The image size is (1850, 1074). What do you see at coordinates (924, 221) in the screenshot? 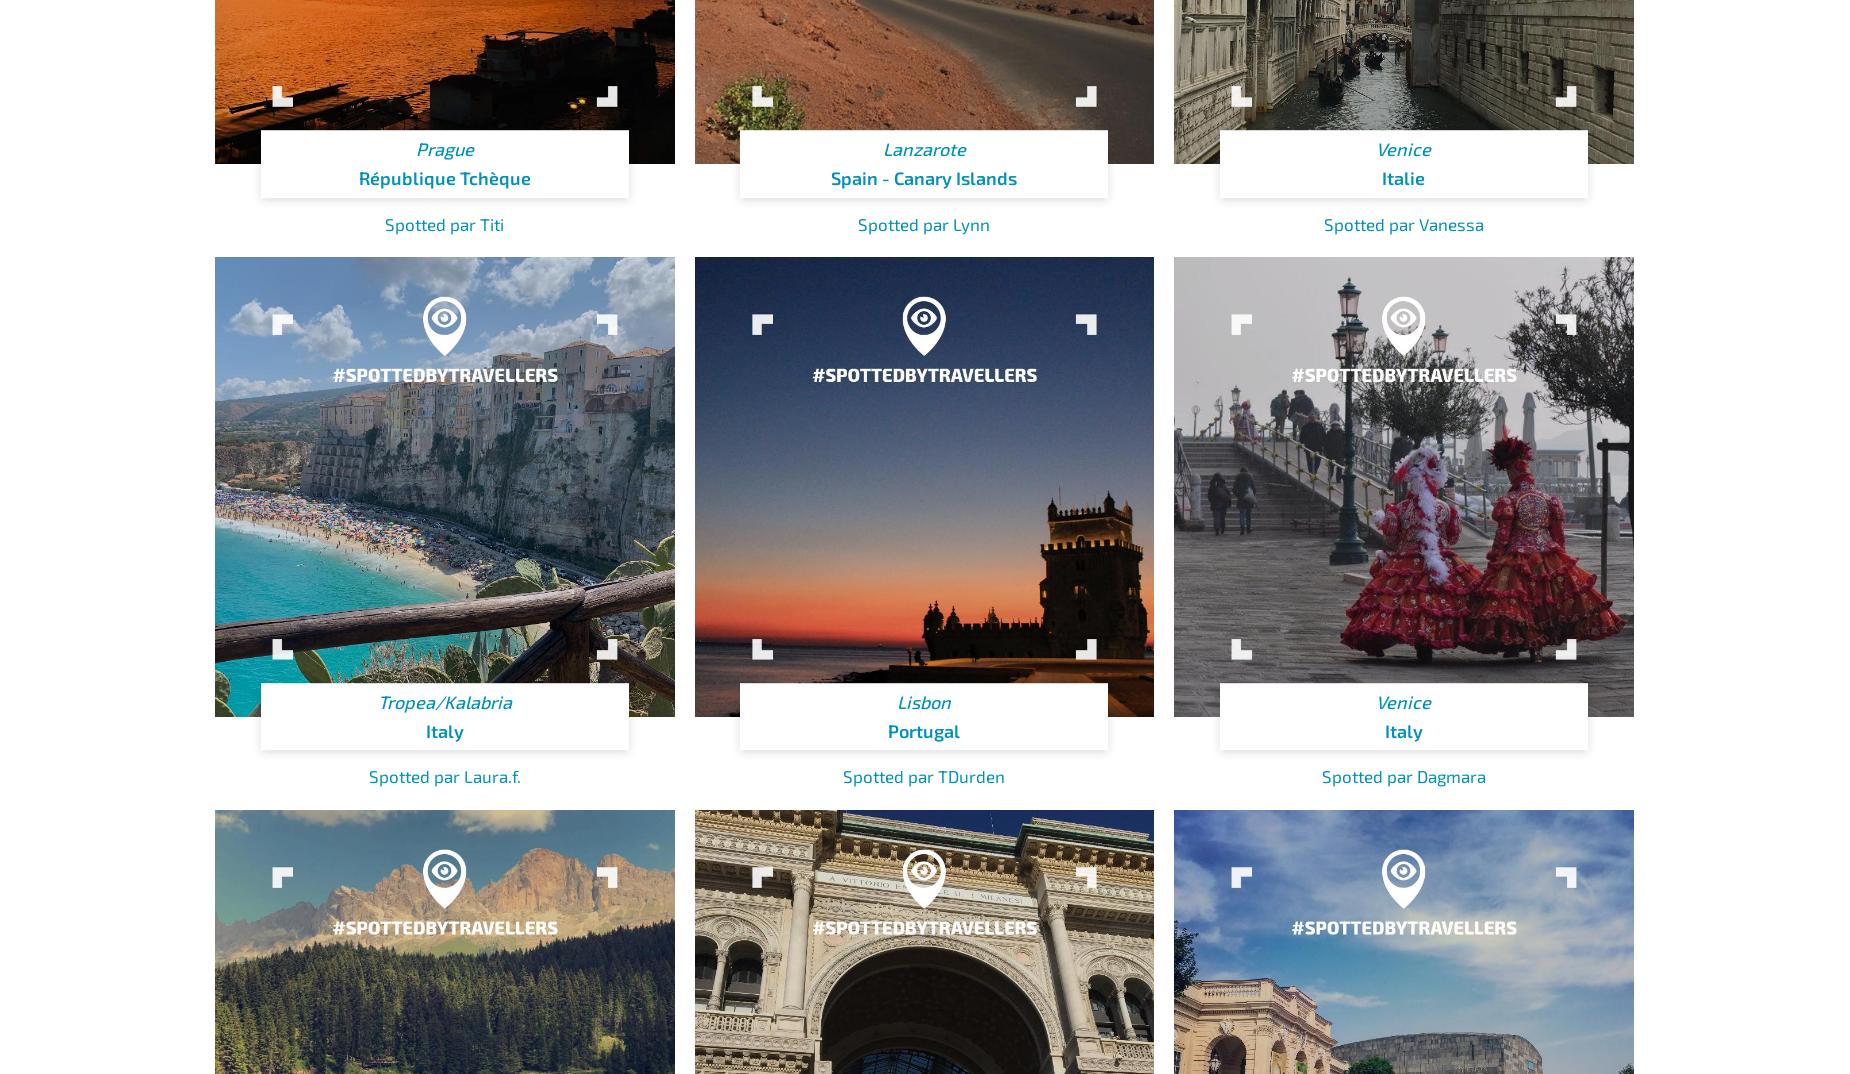
I see `'Spotted par Lynn'` at bounding box center [924, 221].